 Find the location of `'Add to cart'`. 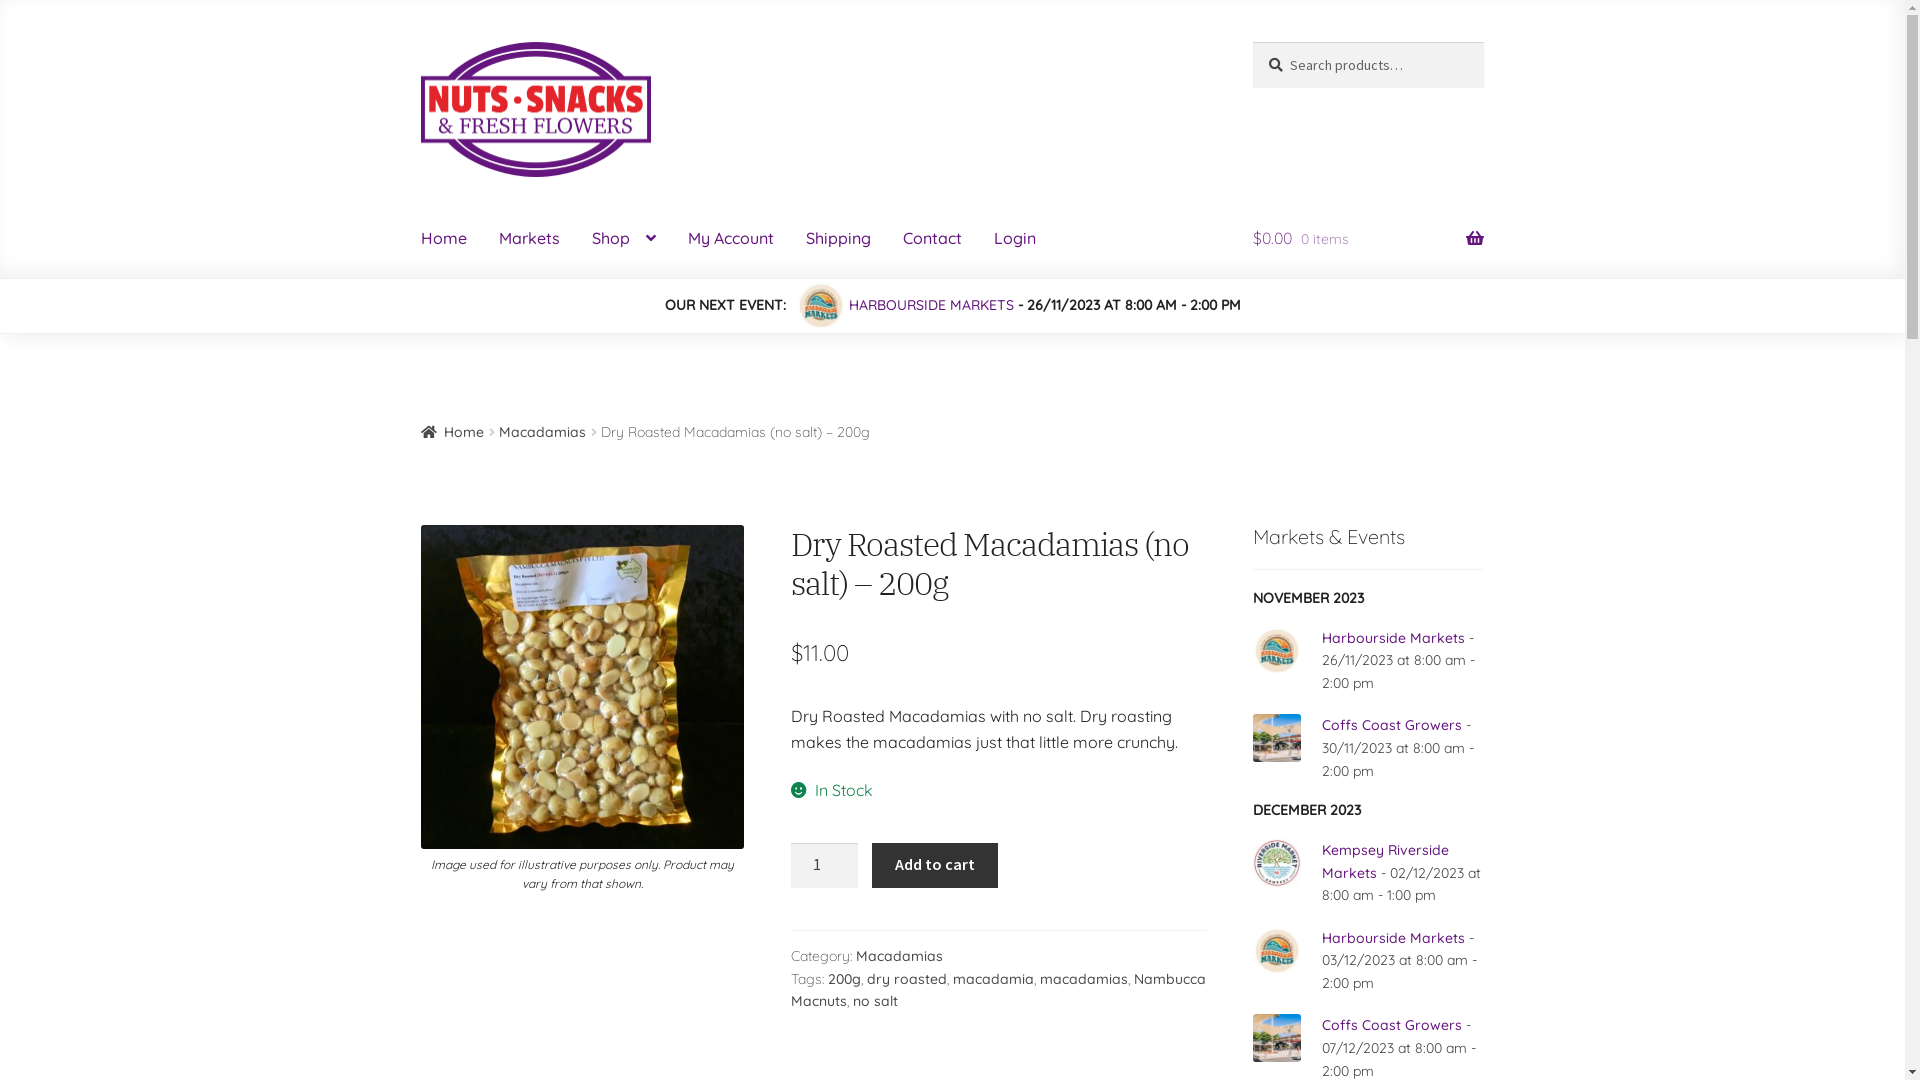

'Add to cart' is located at coordinates (933, 865).